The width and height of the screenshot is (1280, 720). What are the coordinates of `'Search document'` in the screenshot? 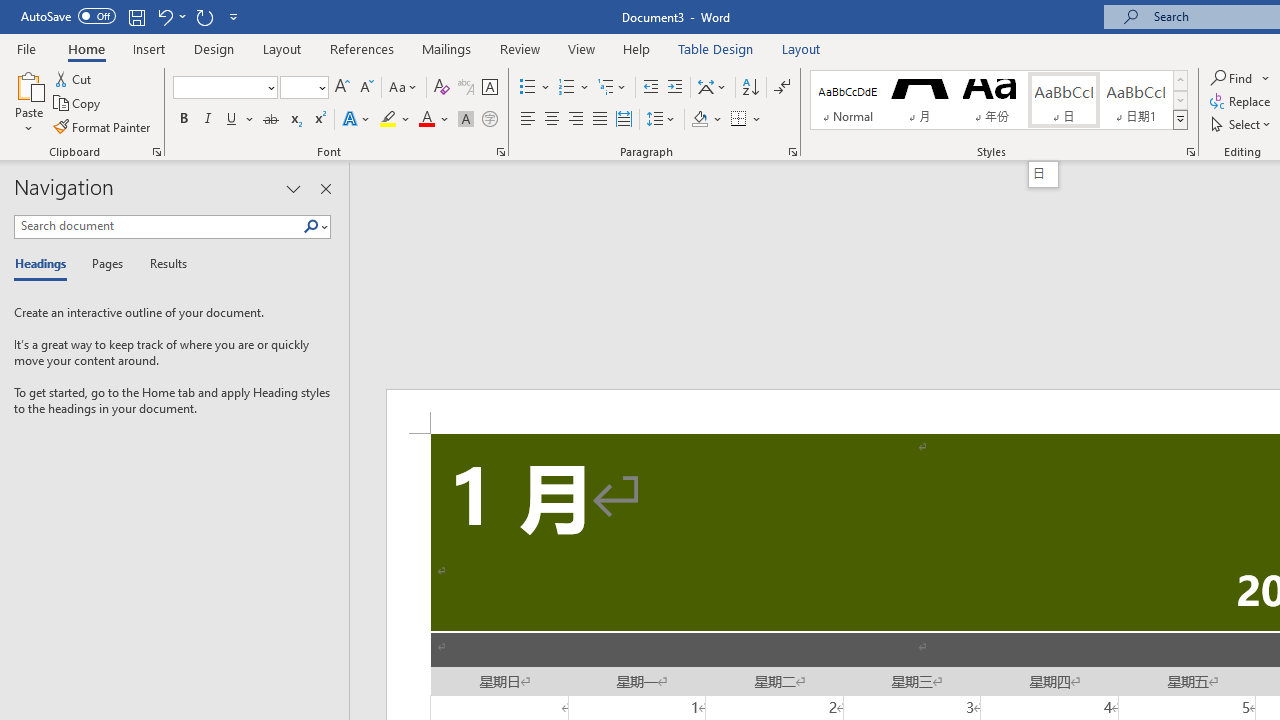 It's located at (157, 225).